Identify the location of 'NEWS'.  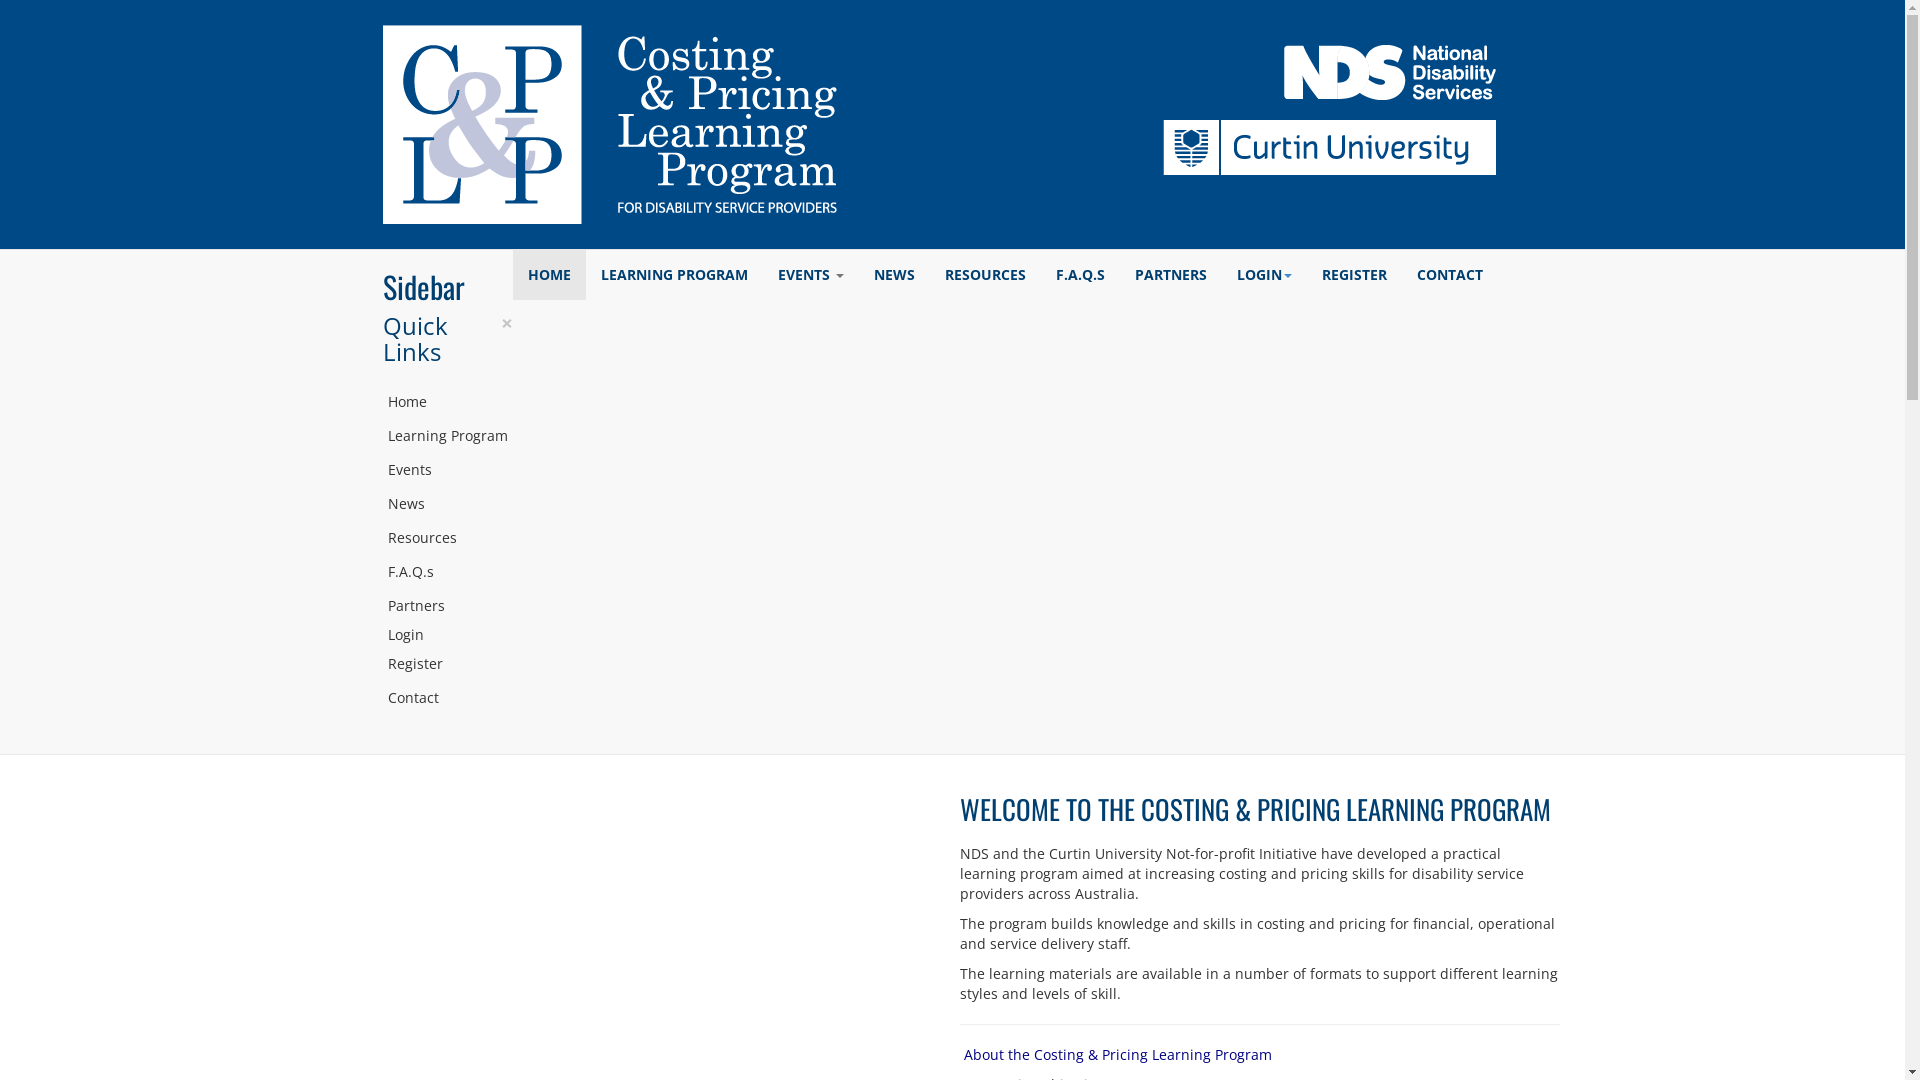
(892, 274).